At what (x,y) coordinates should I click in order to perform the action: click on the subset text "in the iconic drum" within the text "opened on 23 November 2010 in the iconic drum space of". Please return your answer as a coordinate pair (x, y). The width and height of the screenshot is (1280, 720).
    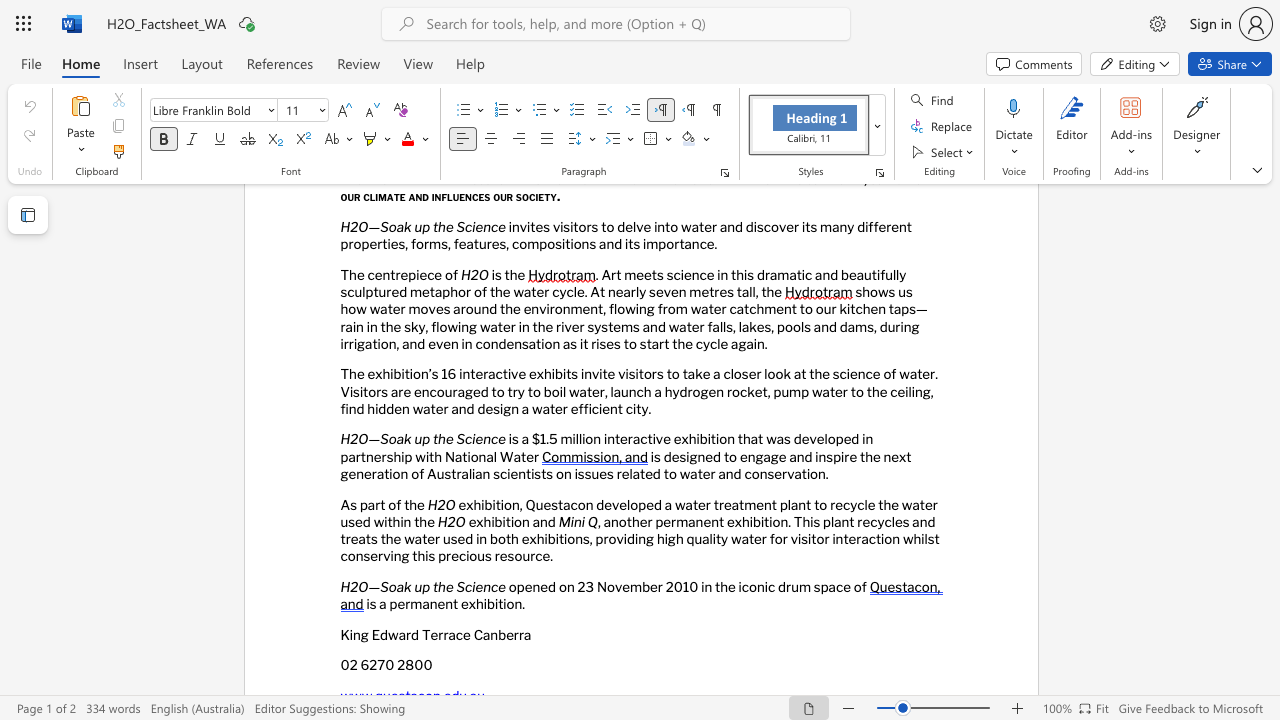
    Looking at the image, I should click on (701, 585).